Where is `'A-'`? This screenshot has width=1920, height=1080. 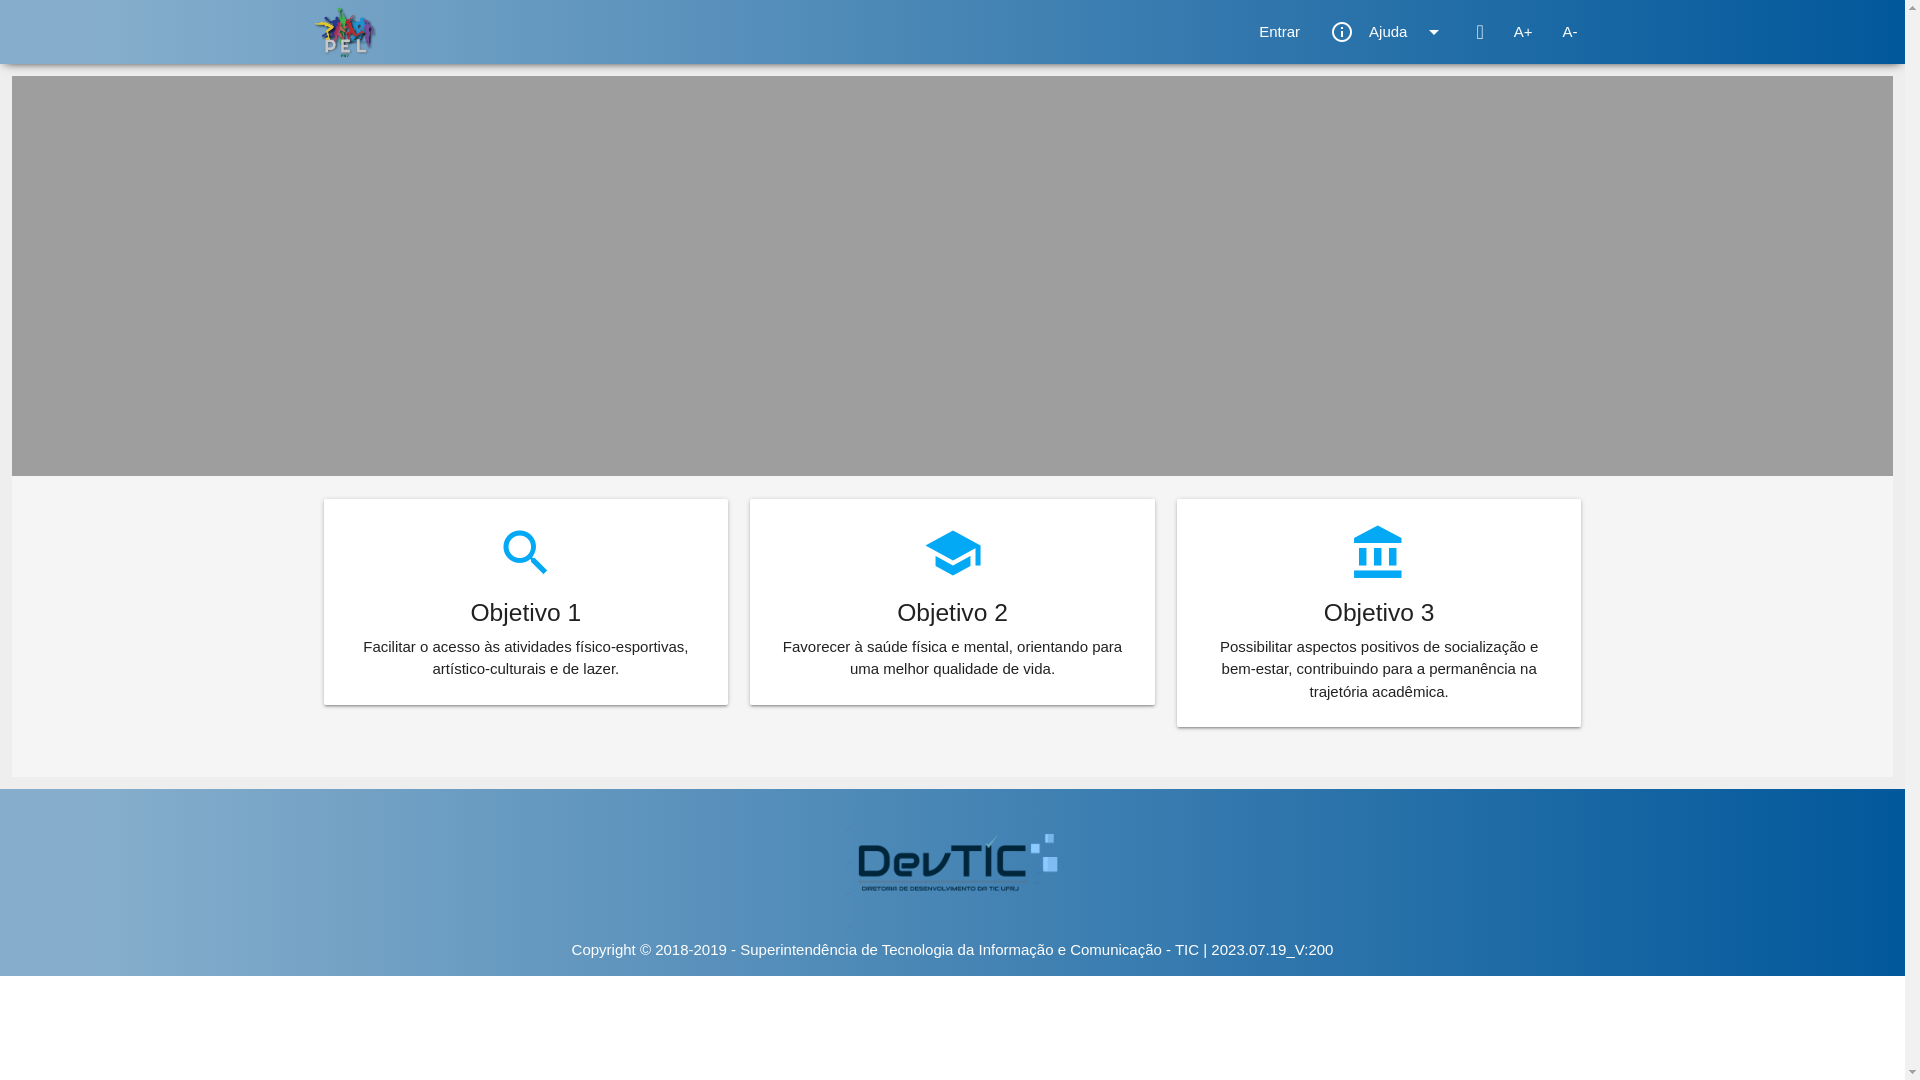
'A-' is located at coordinates (1569, 31).